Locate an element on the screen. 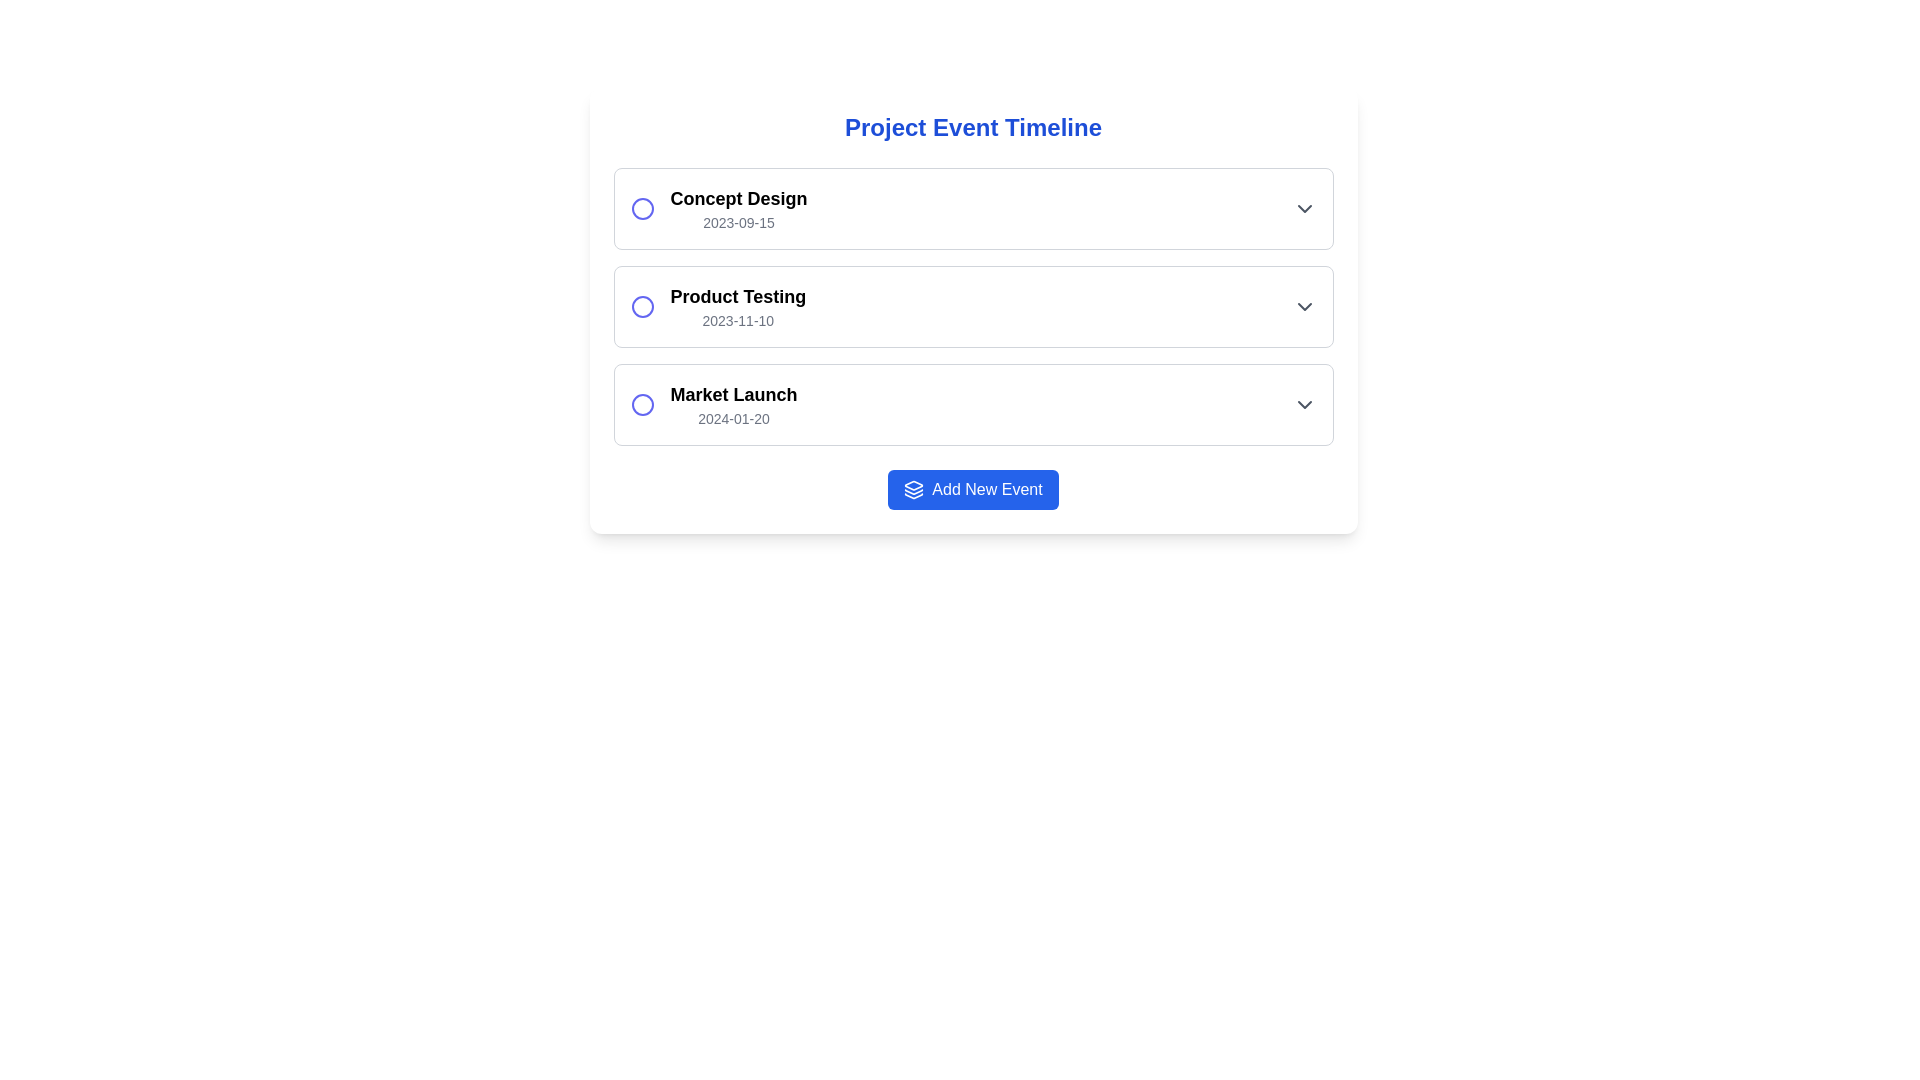 The image size is (1920, 1080). the second row is located at coordinates (973, 307).